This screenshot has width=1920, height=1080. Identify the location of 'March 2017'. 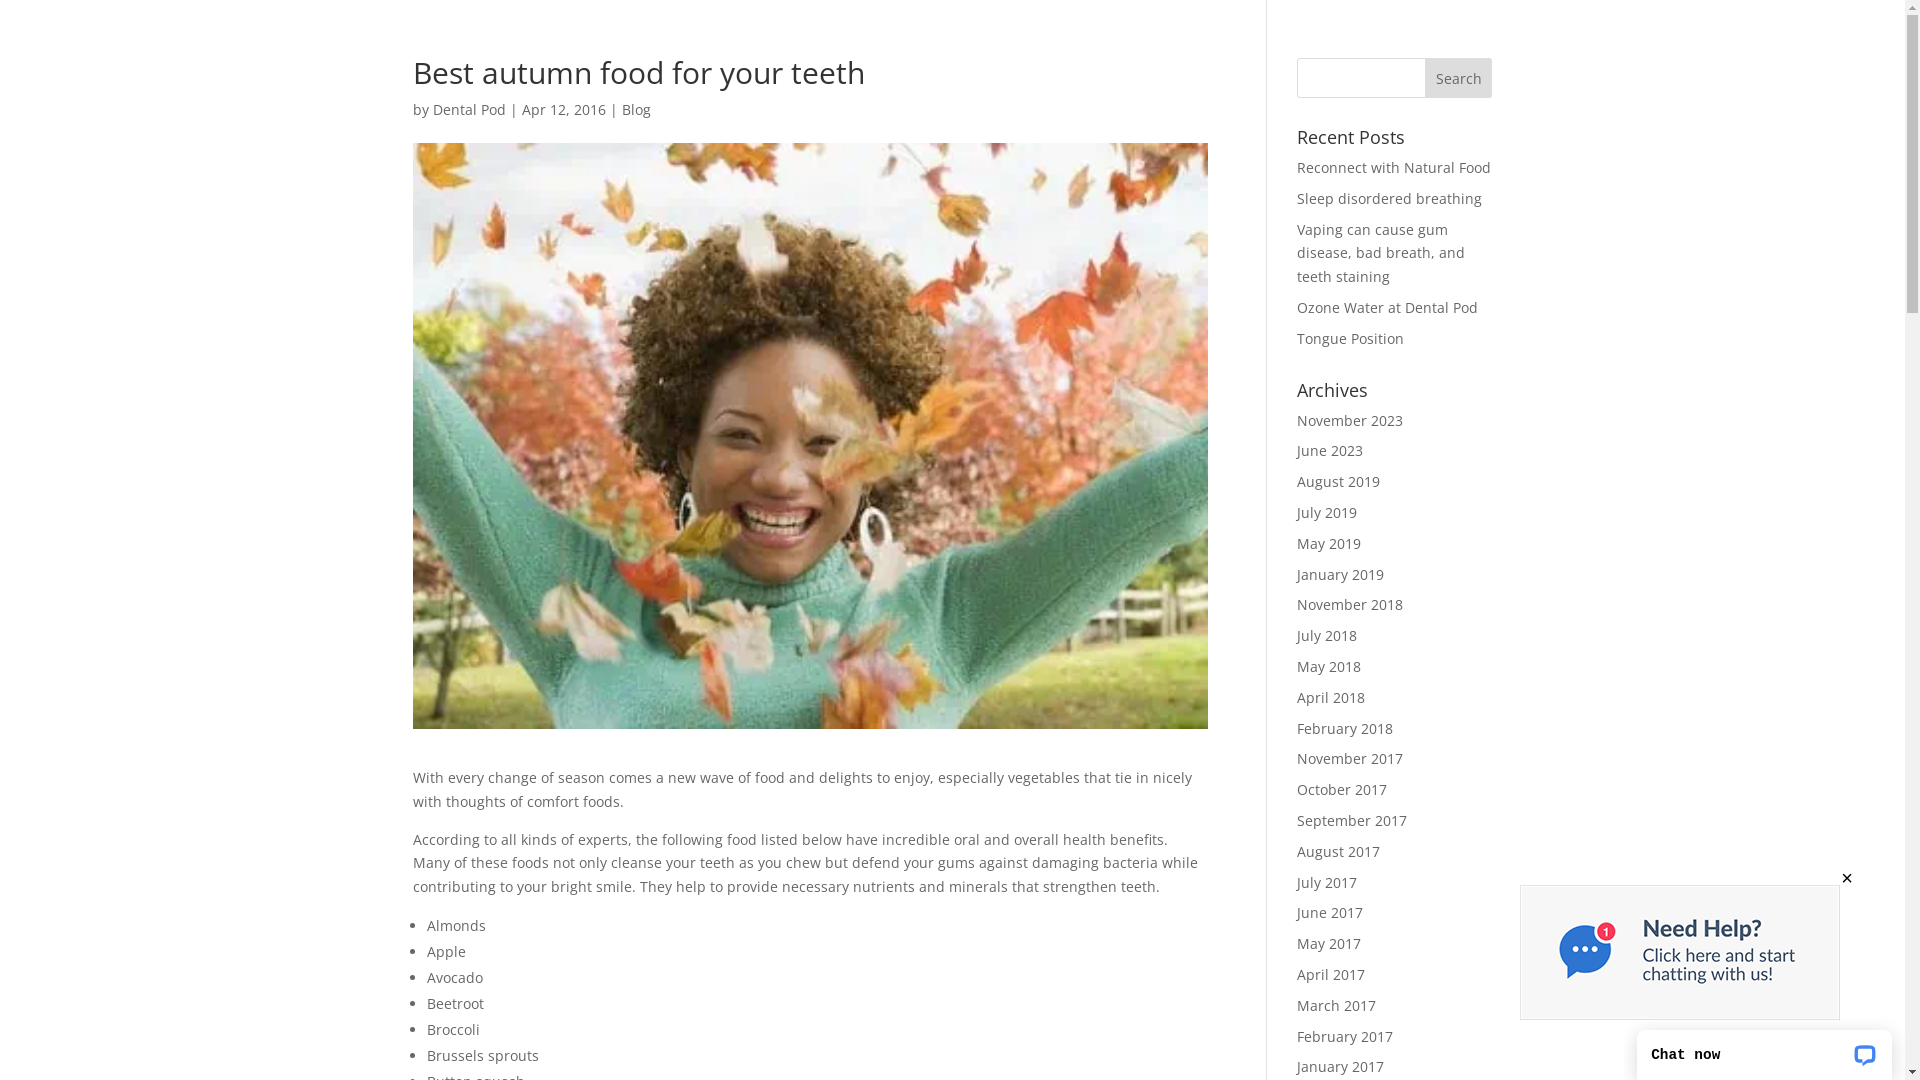
(1336, 1005).